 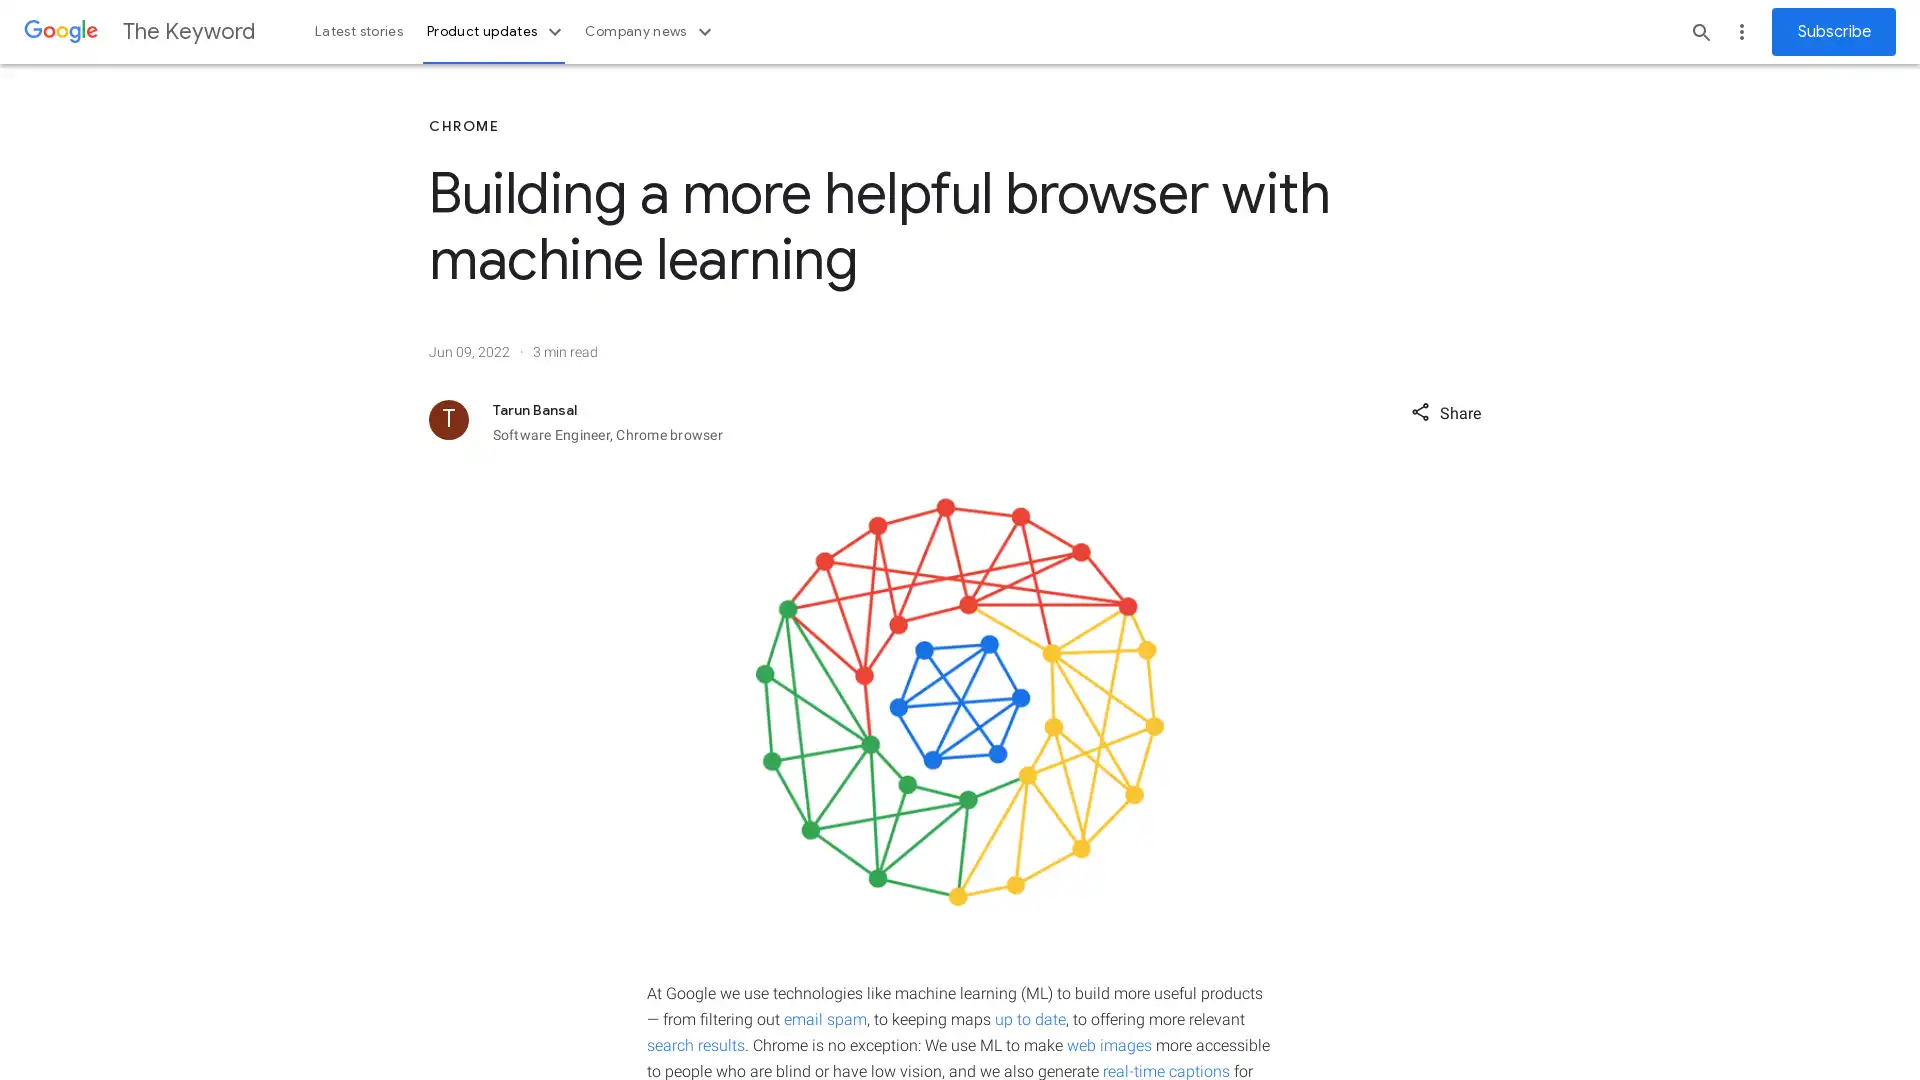 What do you see at coordinates (1445, 410) in the screenshot?
I see `Share` at bounding box center [1445, 410].